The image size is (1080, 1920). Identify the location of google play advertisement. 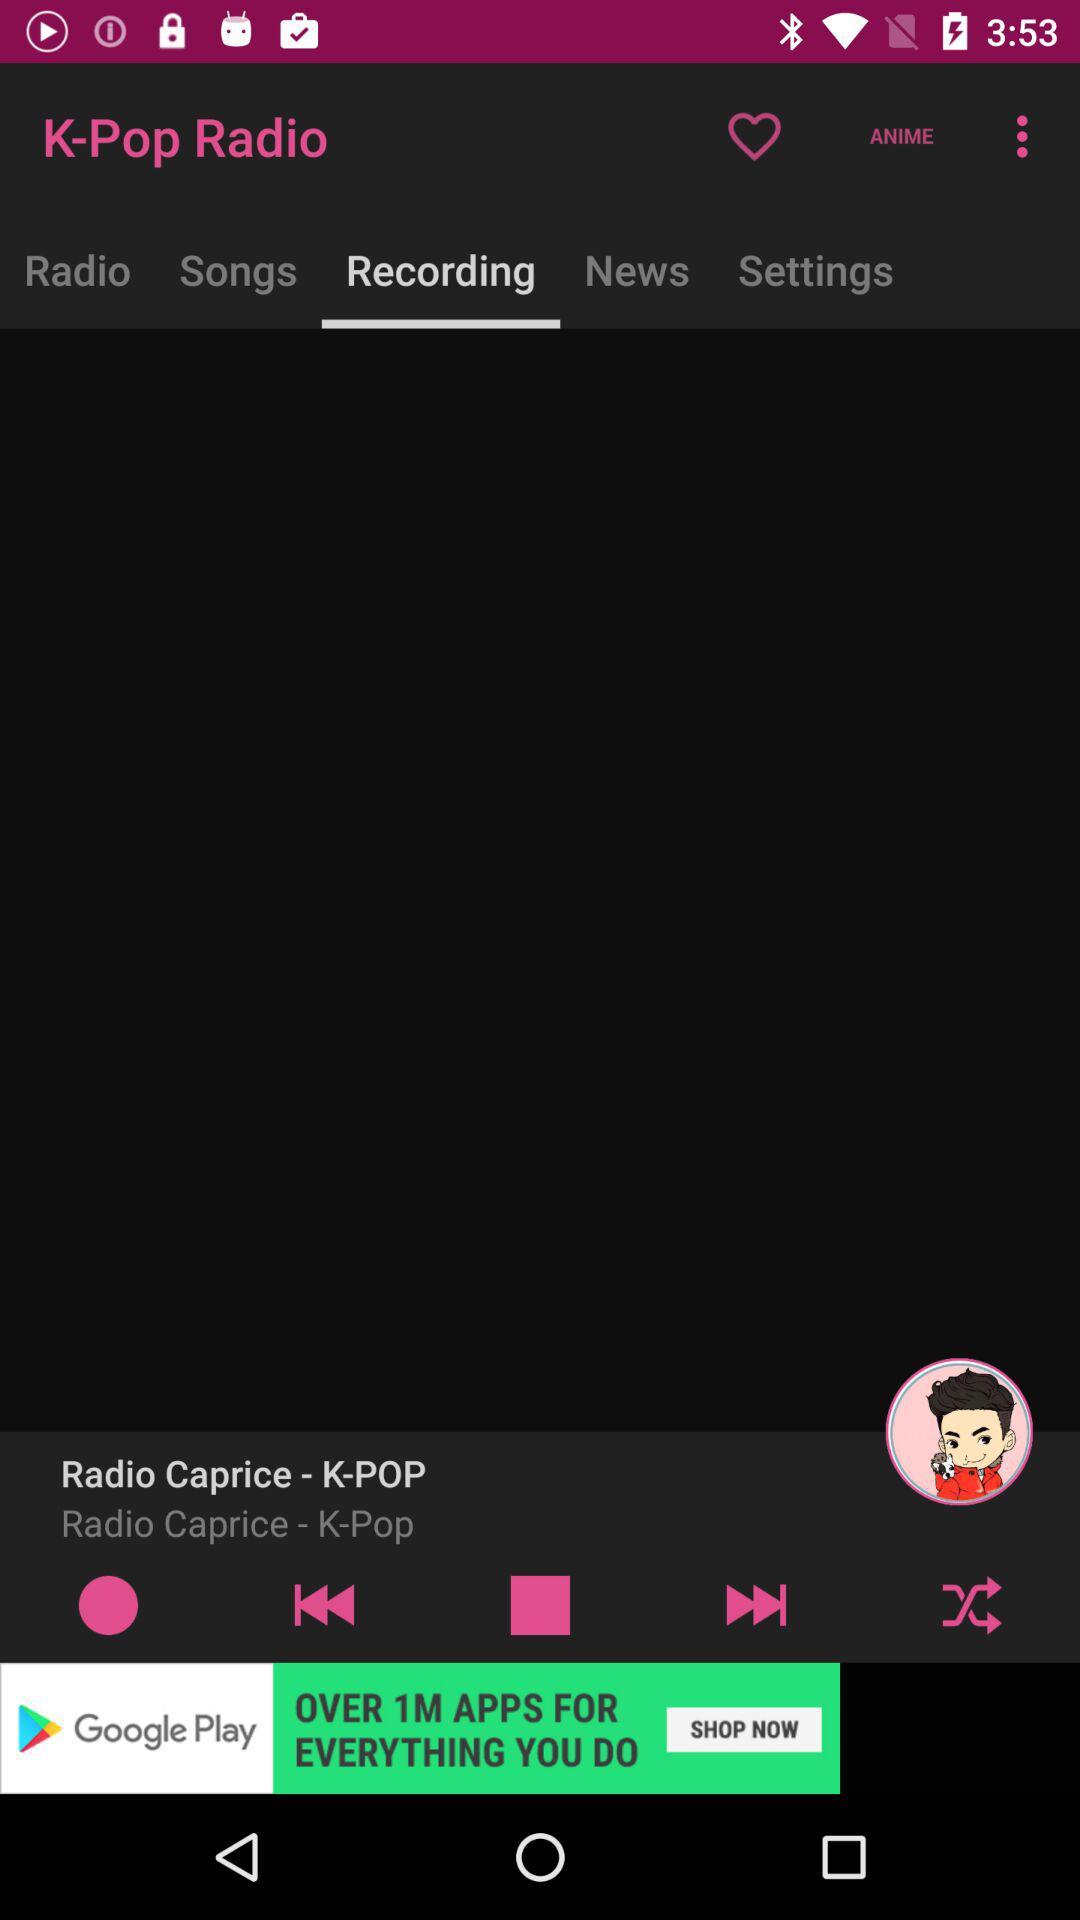
(540, 1727).